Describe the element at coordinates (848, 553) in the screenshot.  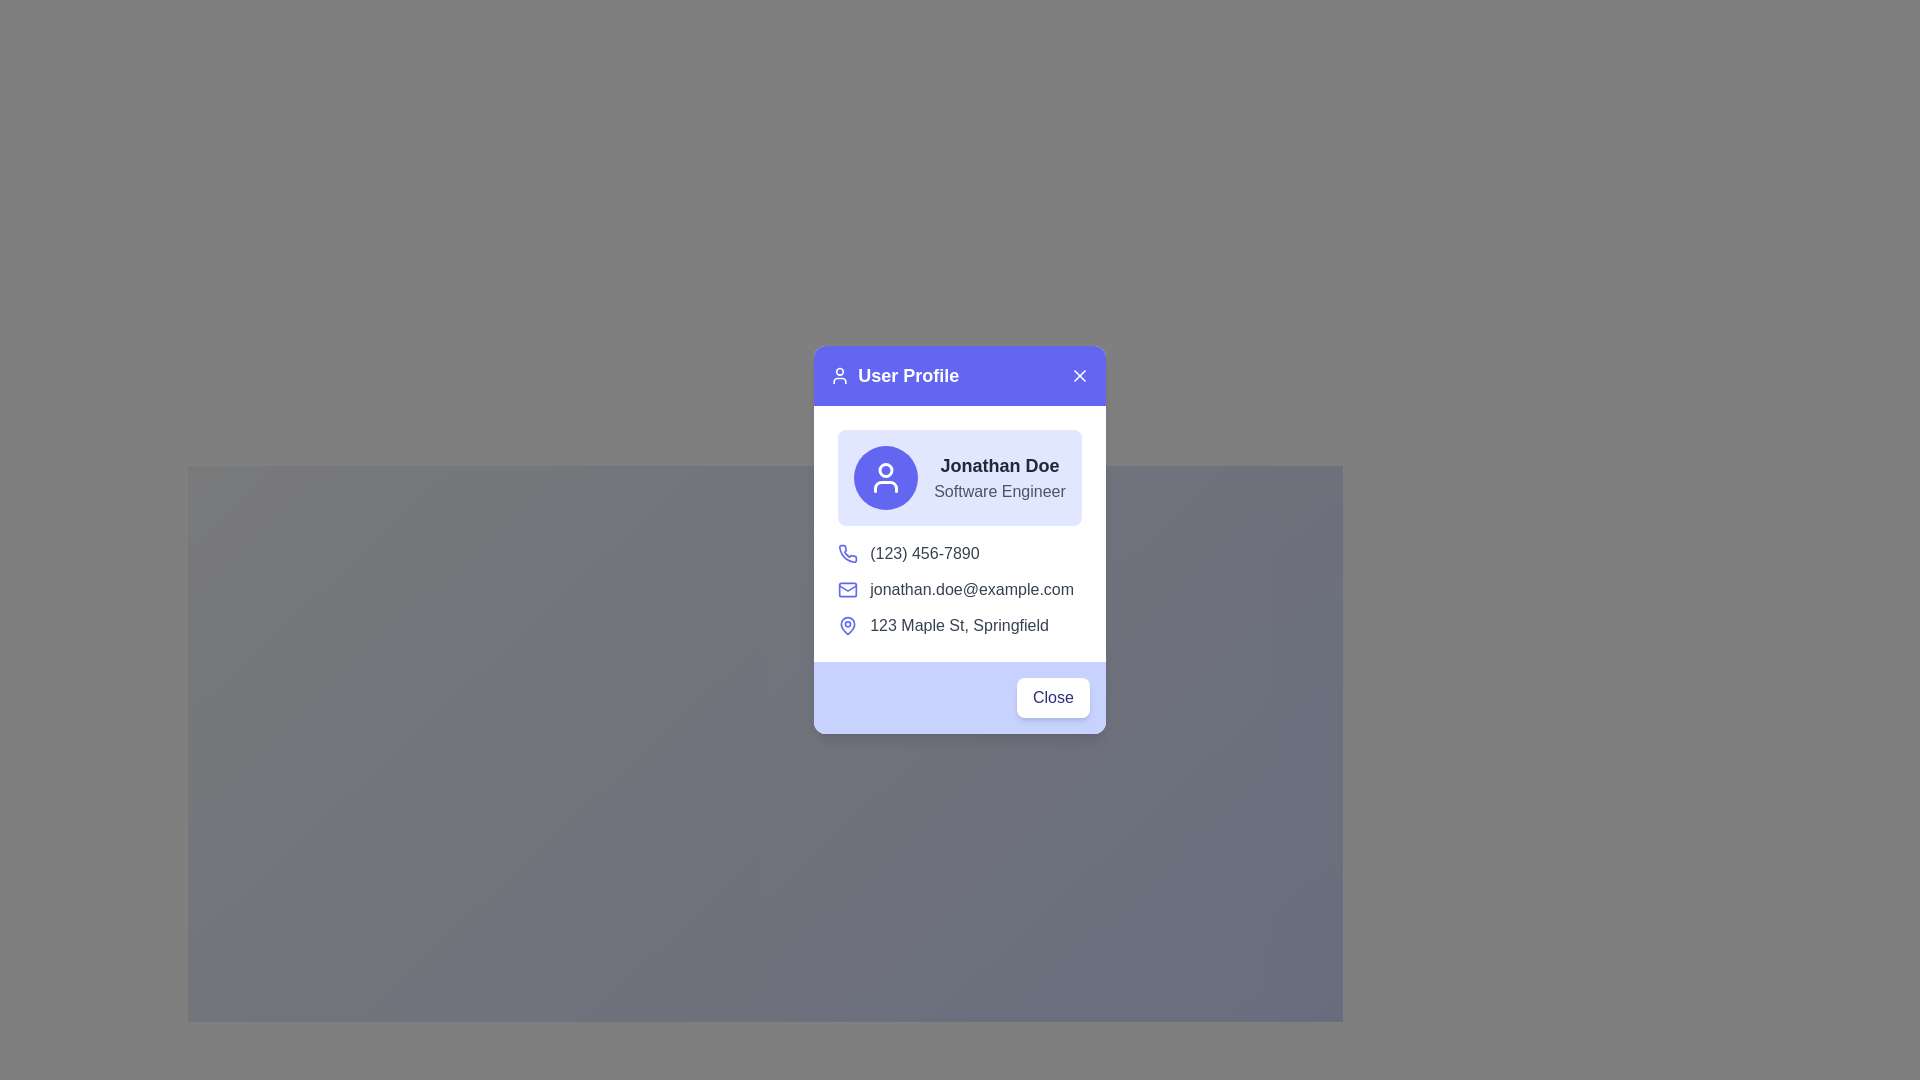
I see `the purple vintage telephone receiver icon positioned to the left of the phone number '(123) 456-7890' in the user profile card layout` at that location.